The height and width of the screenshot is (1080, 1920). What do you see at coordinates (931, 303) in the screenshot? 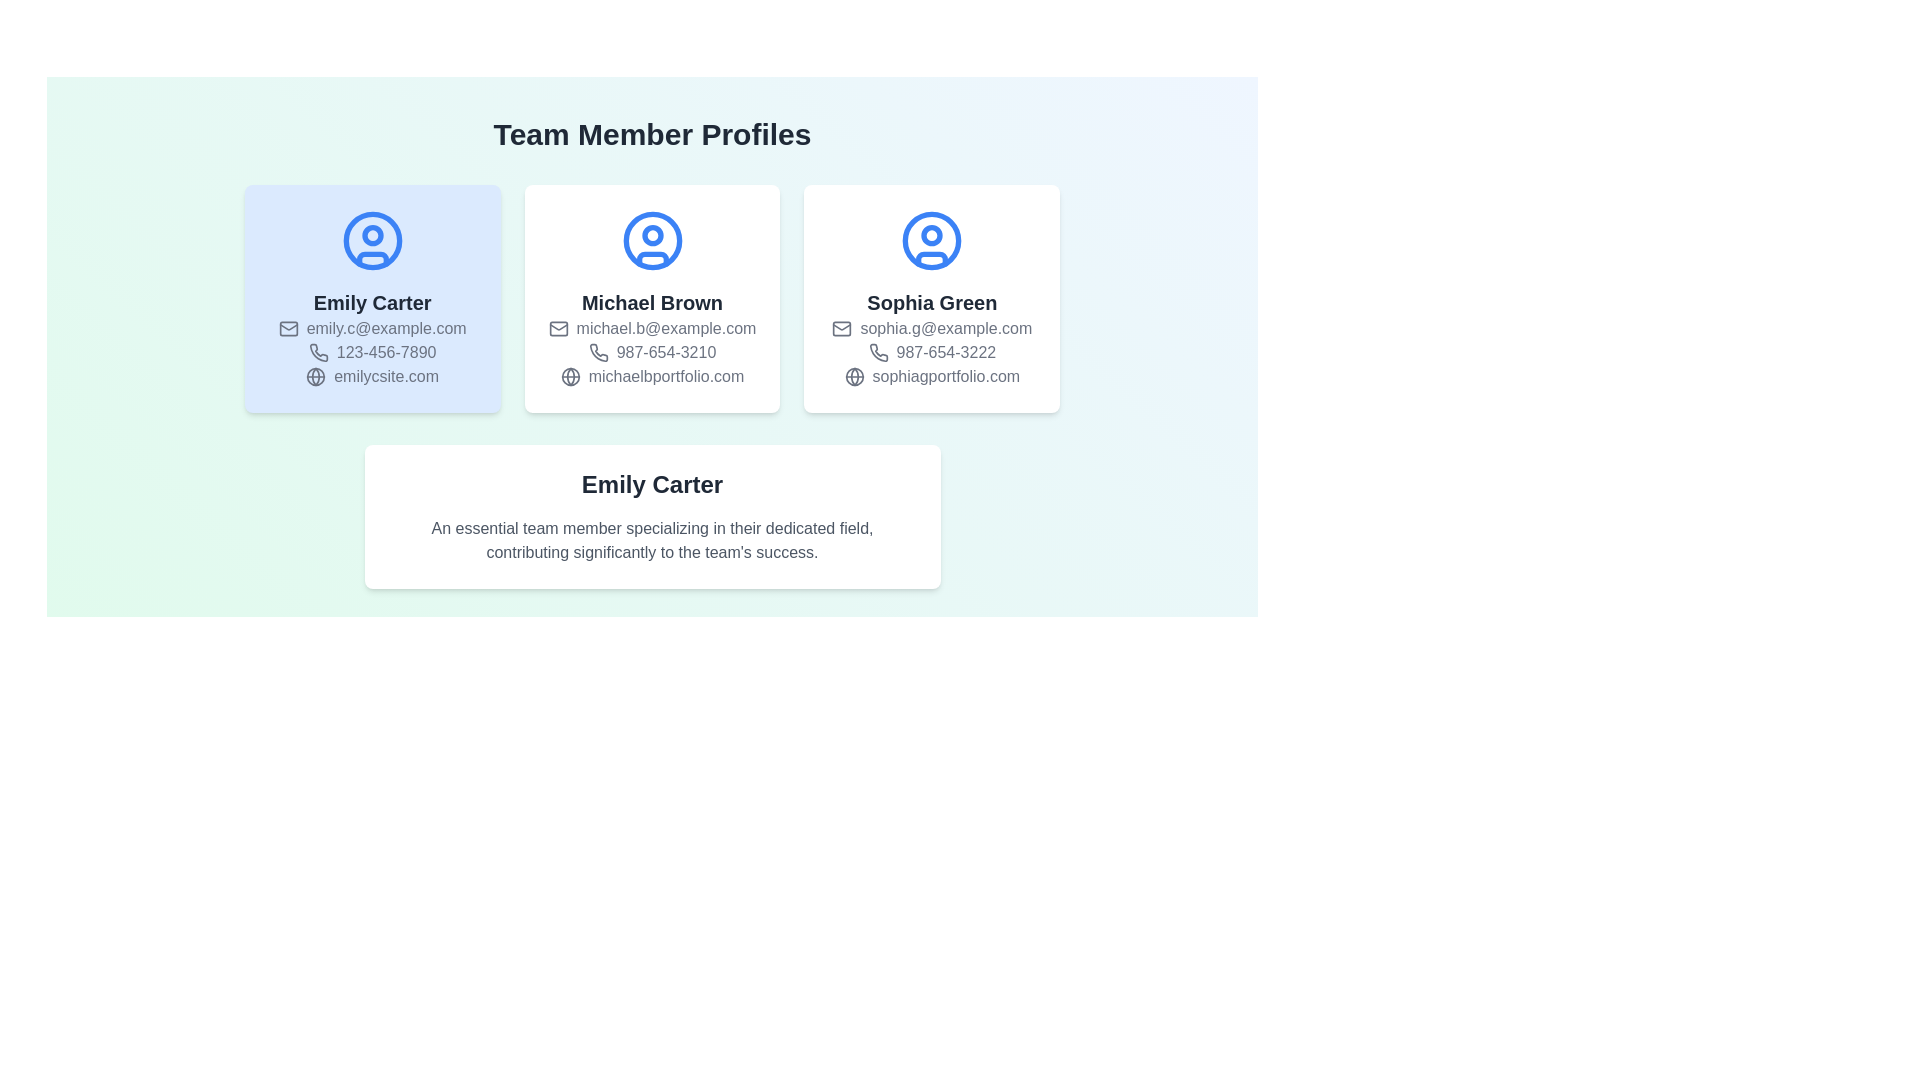
I see `text label identifying the contact name located in the top card of the third column, positioned beneath an icon graphic` at bounding box center [931, 303].